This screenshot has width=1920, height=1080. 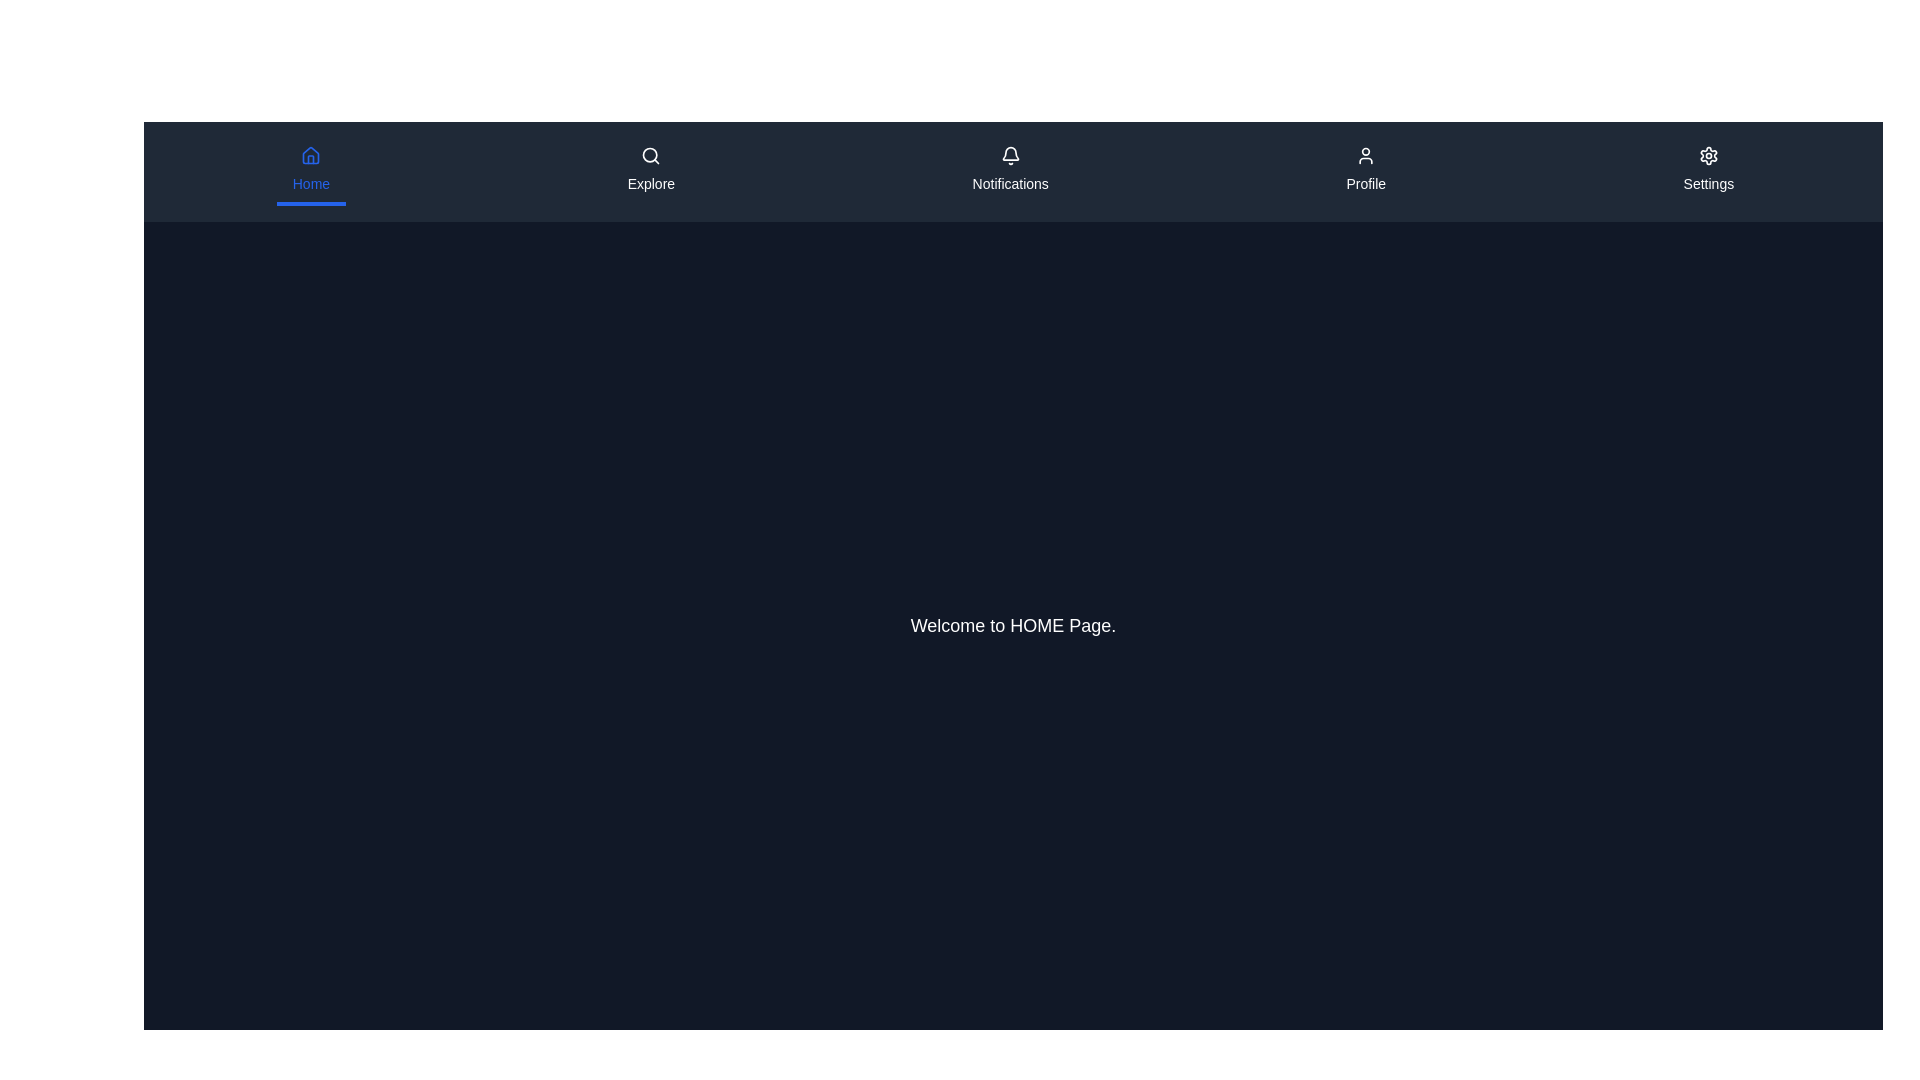 What do you see at coordinates (651, 154) in the screenshot?
I see `the search icon in the navigation bar located directly above the 'Explore' label` at bounding box center [651, 154].